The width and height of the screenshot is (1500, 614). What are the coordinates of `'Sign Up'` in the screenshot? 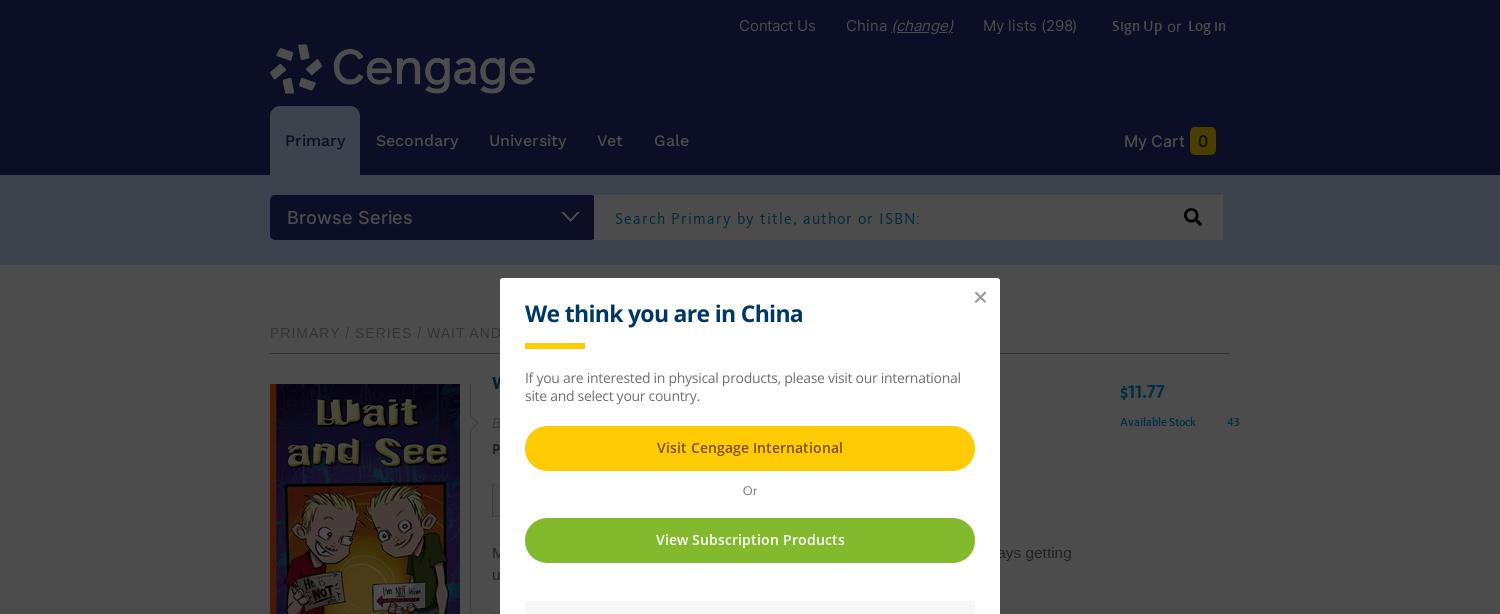 It's located at (1110, 27).